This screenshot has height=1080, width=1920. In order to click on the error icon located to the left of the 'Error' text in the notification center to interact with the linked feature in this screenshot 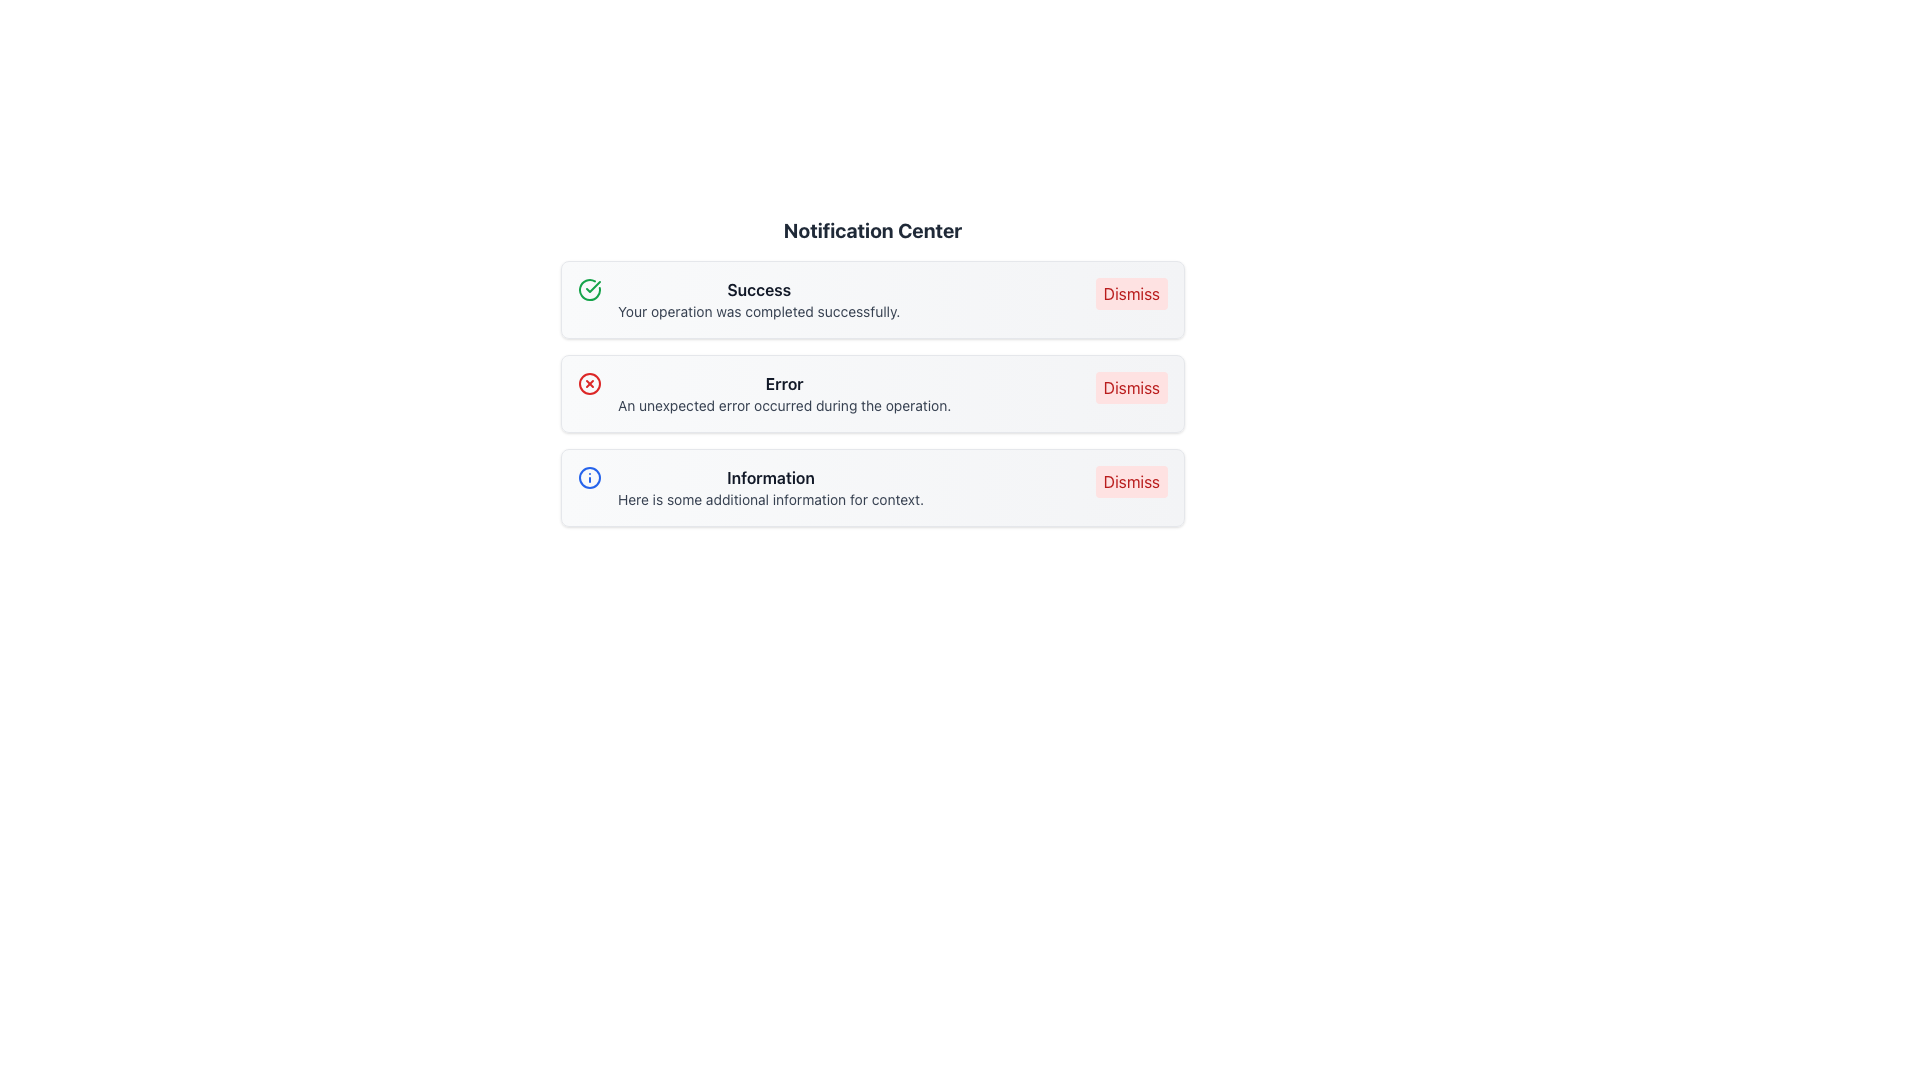, I will do `click(589, 384)`.